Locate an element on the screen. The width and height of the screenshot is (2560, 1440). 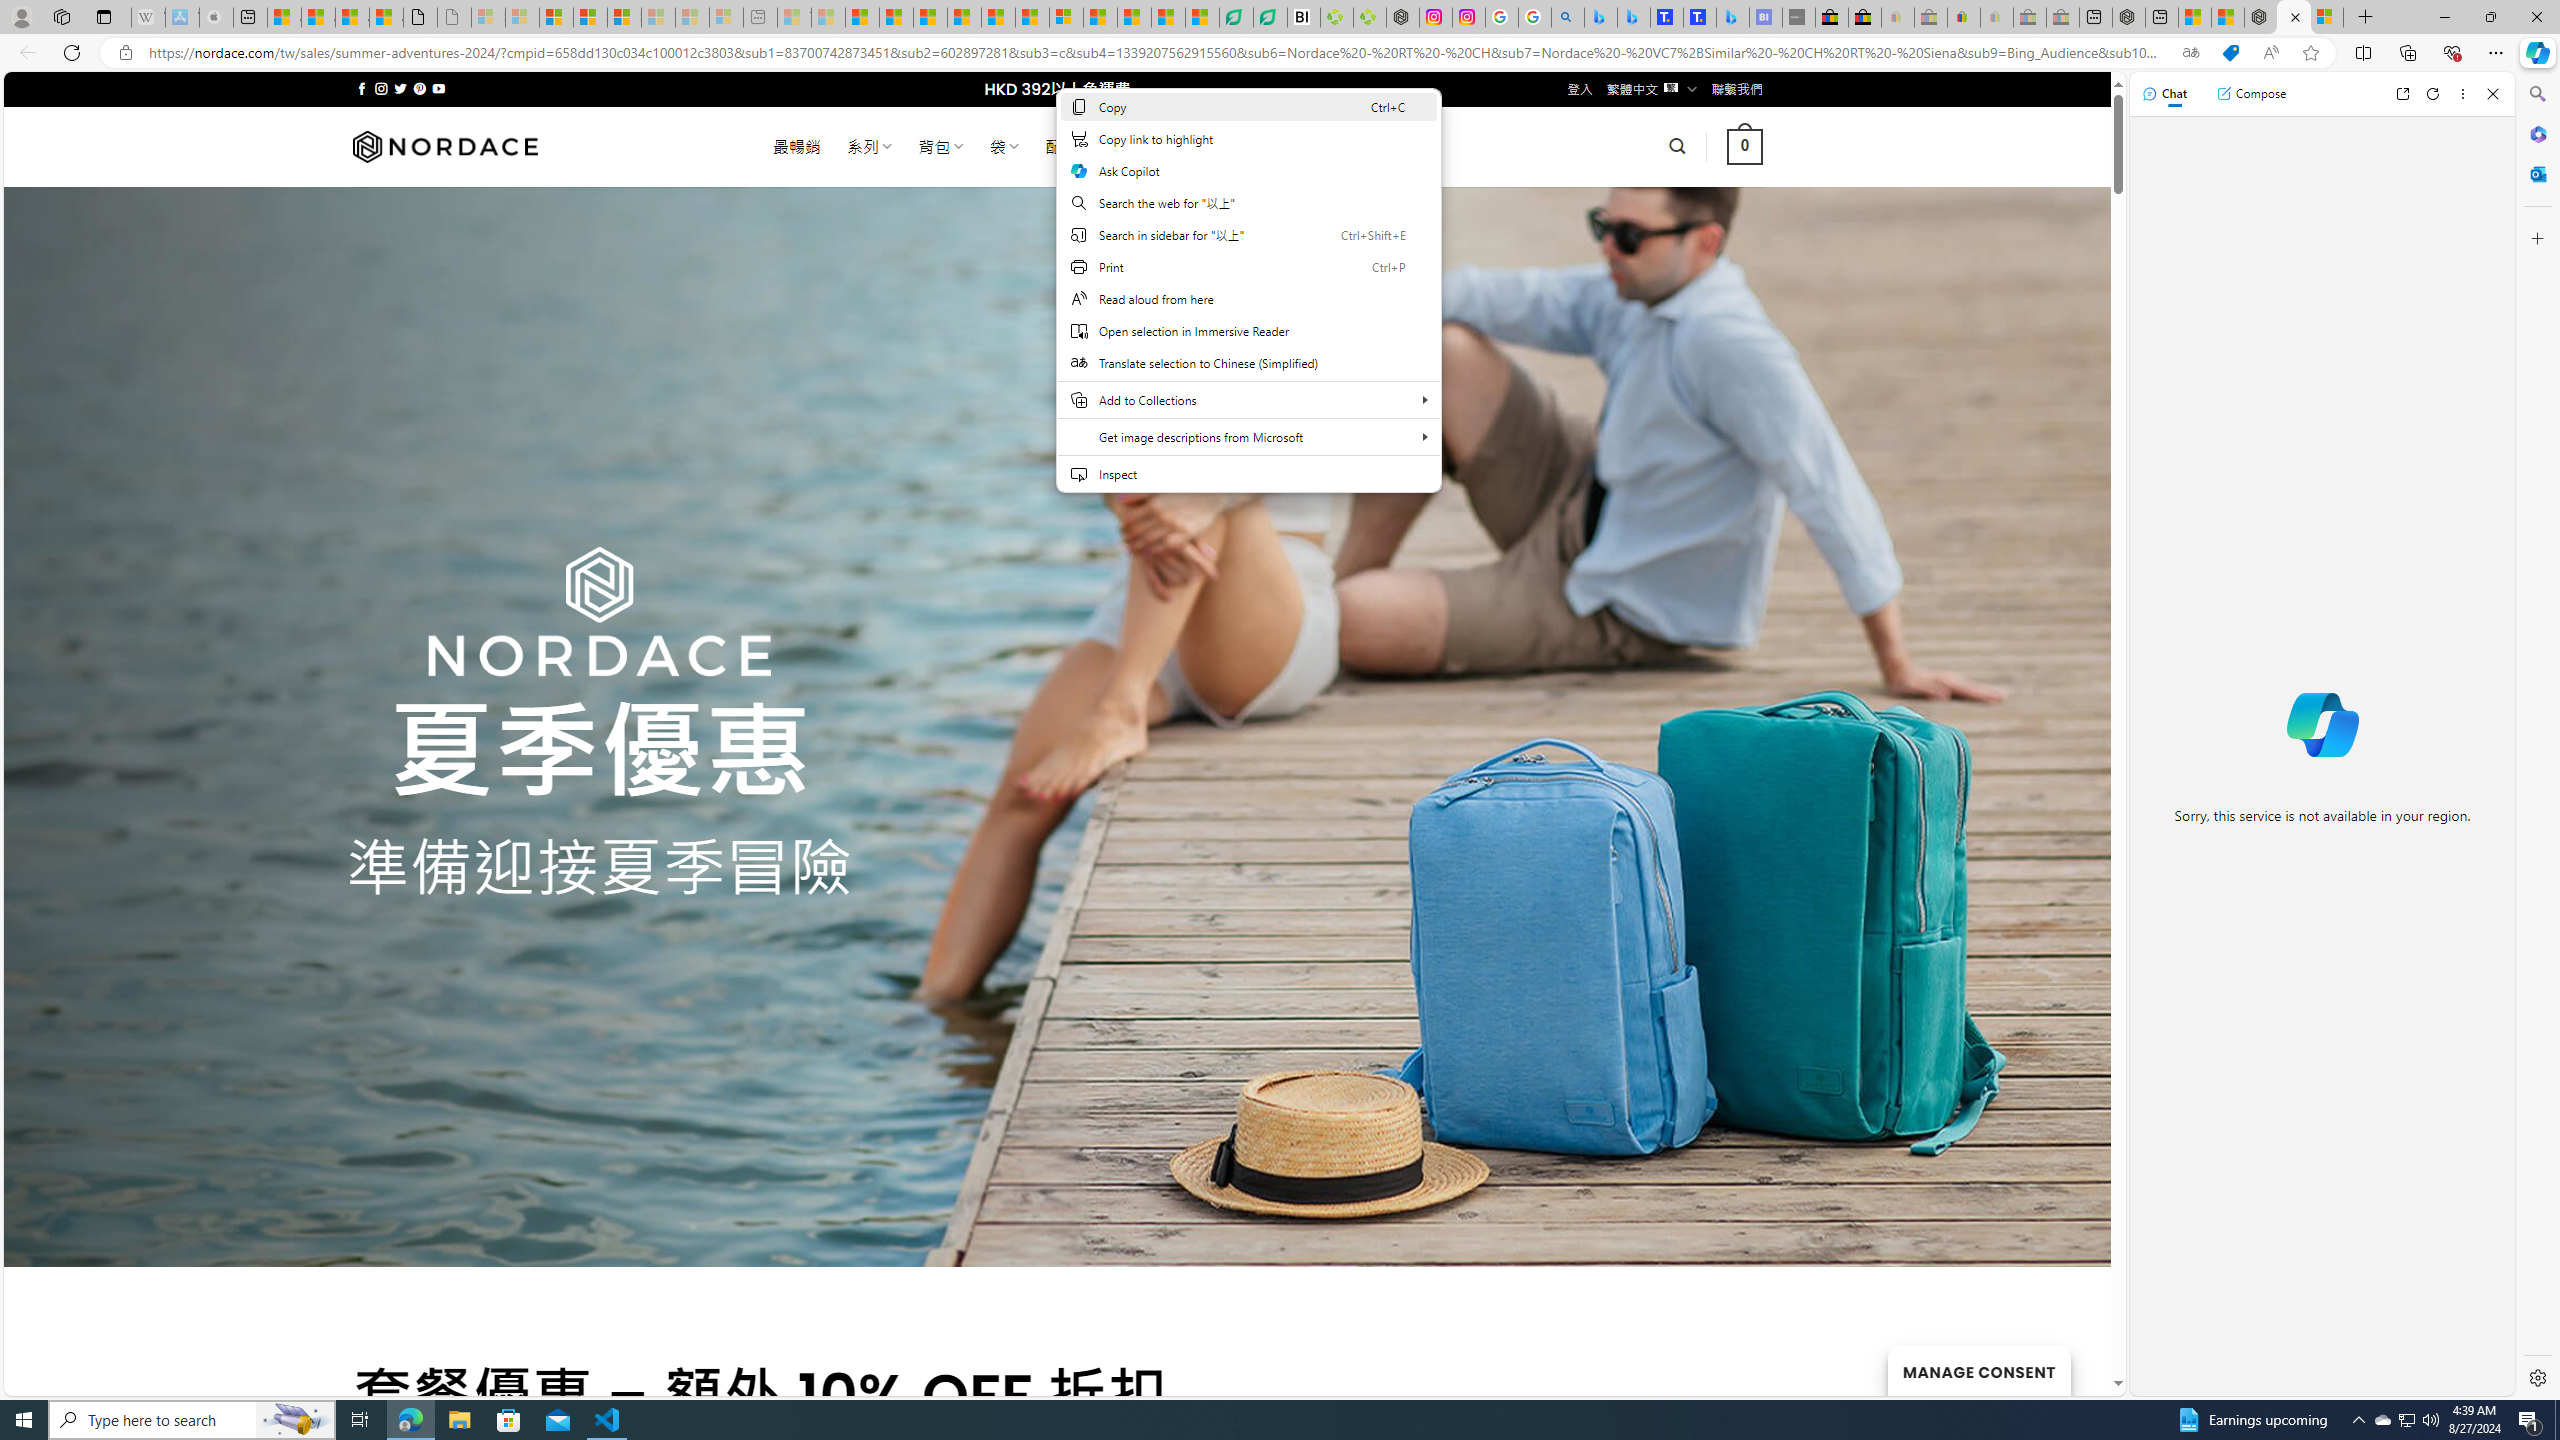
'Microsoft Bing Travel - Stays in Bangkok, Bangkok, Thailand' is located at coordinates (1634, 16).